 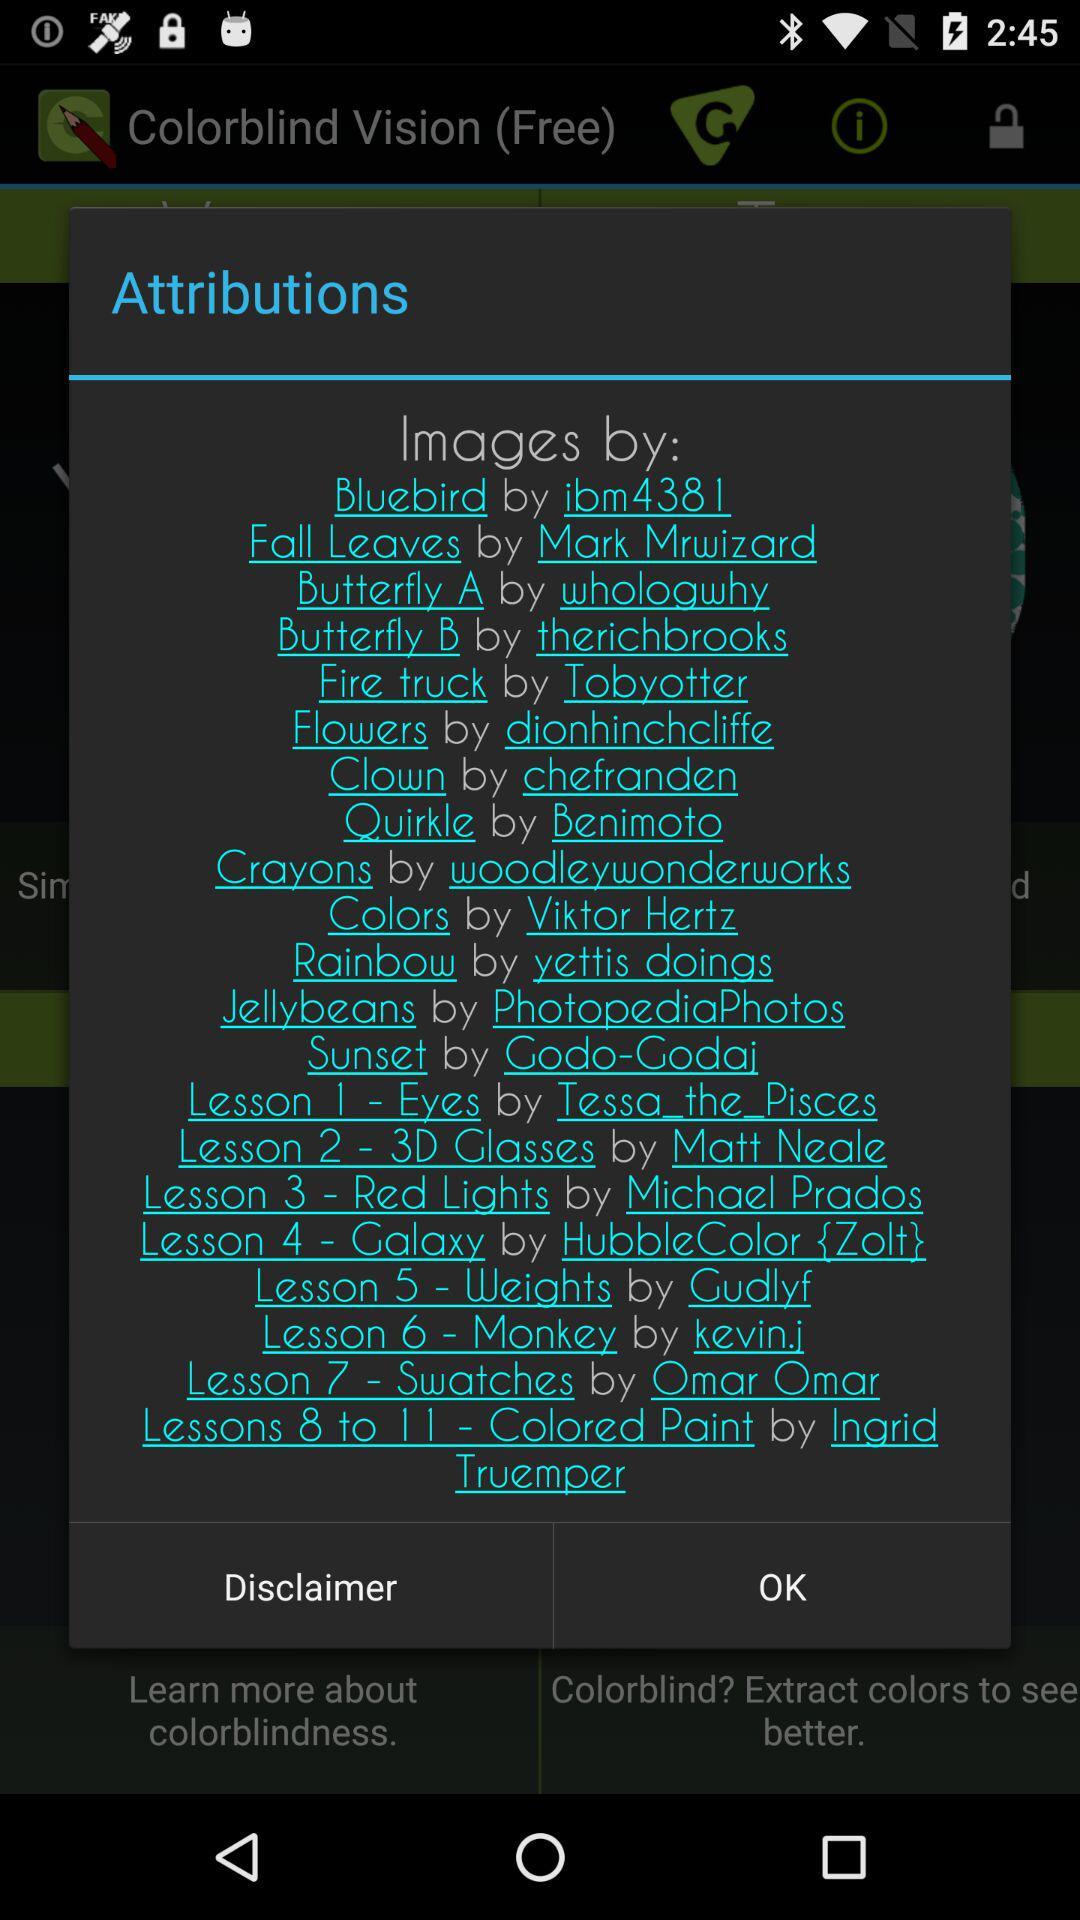 I want to click on the icon below the bluebird by ibm4381 item, so click(x=781, y=1585).